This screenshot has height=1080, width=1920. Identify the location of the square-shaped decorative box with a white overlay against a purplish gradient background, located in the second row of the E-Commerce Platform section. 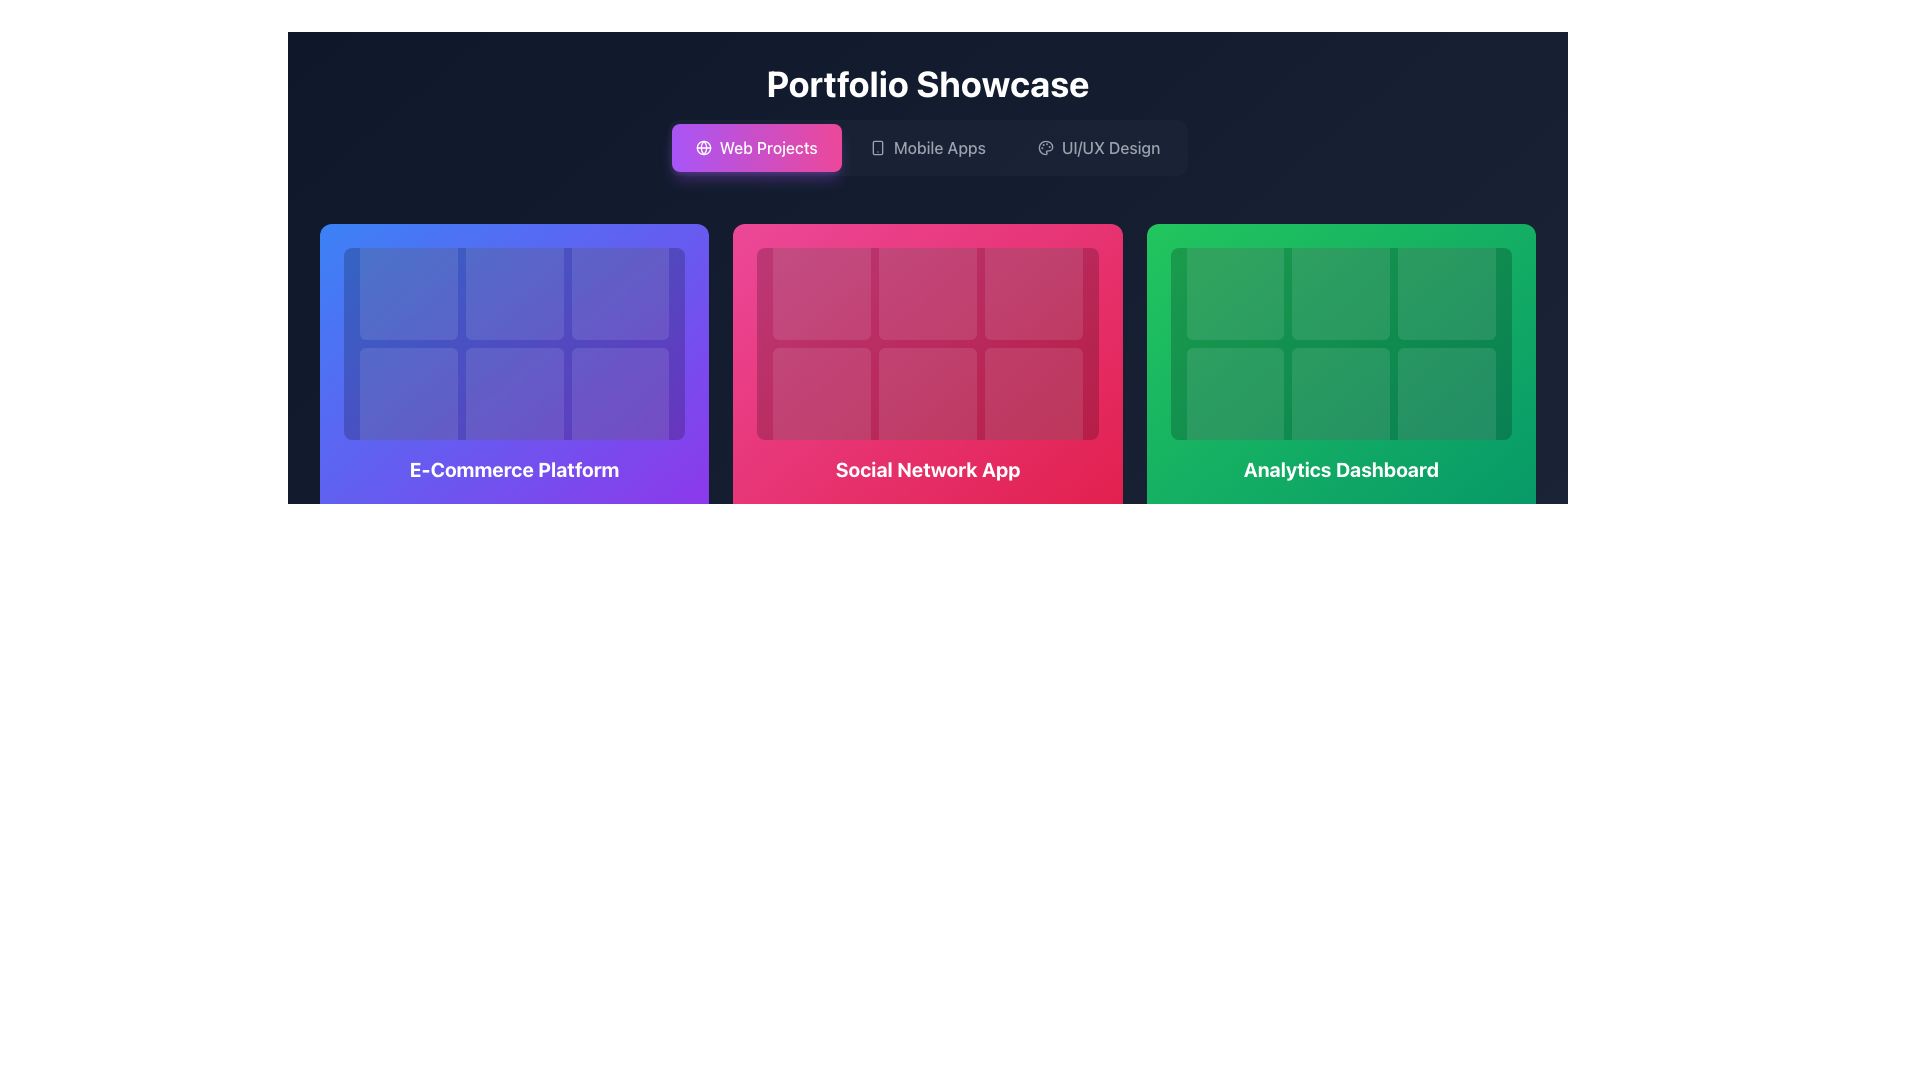
(514, 396).